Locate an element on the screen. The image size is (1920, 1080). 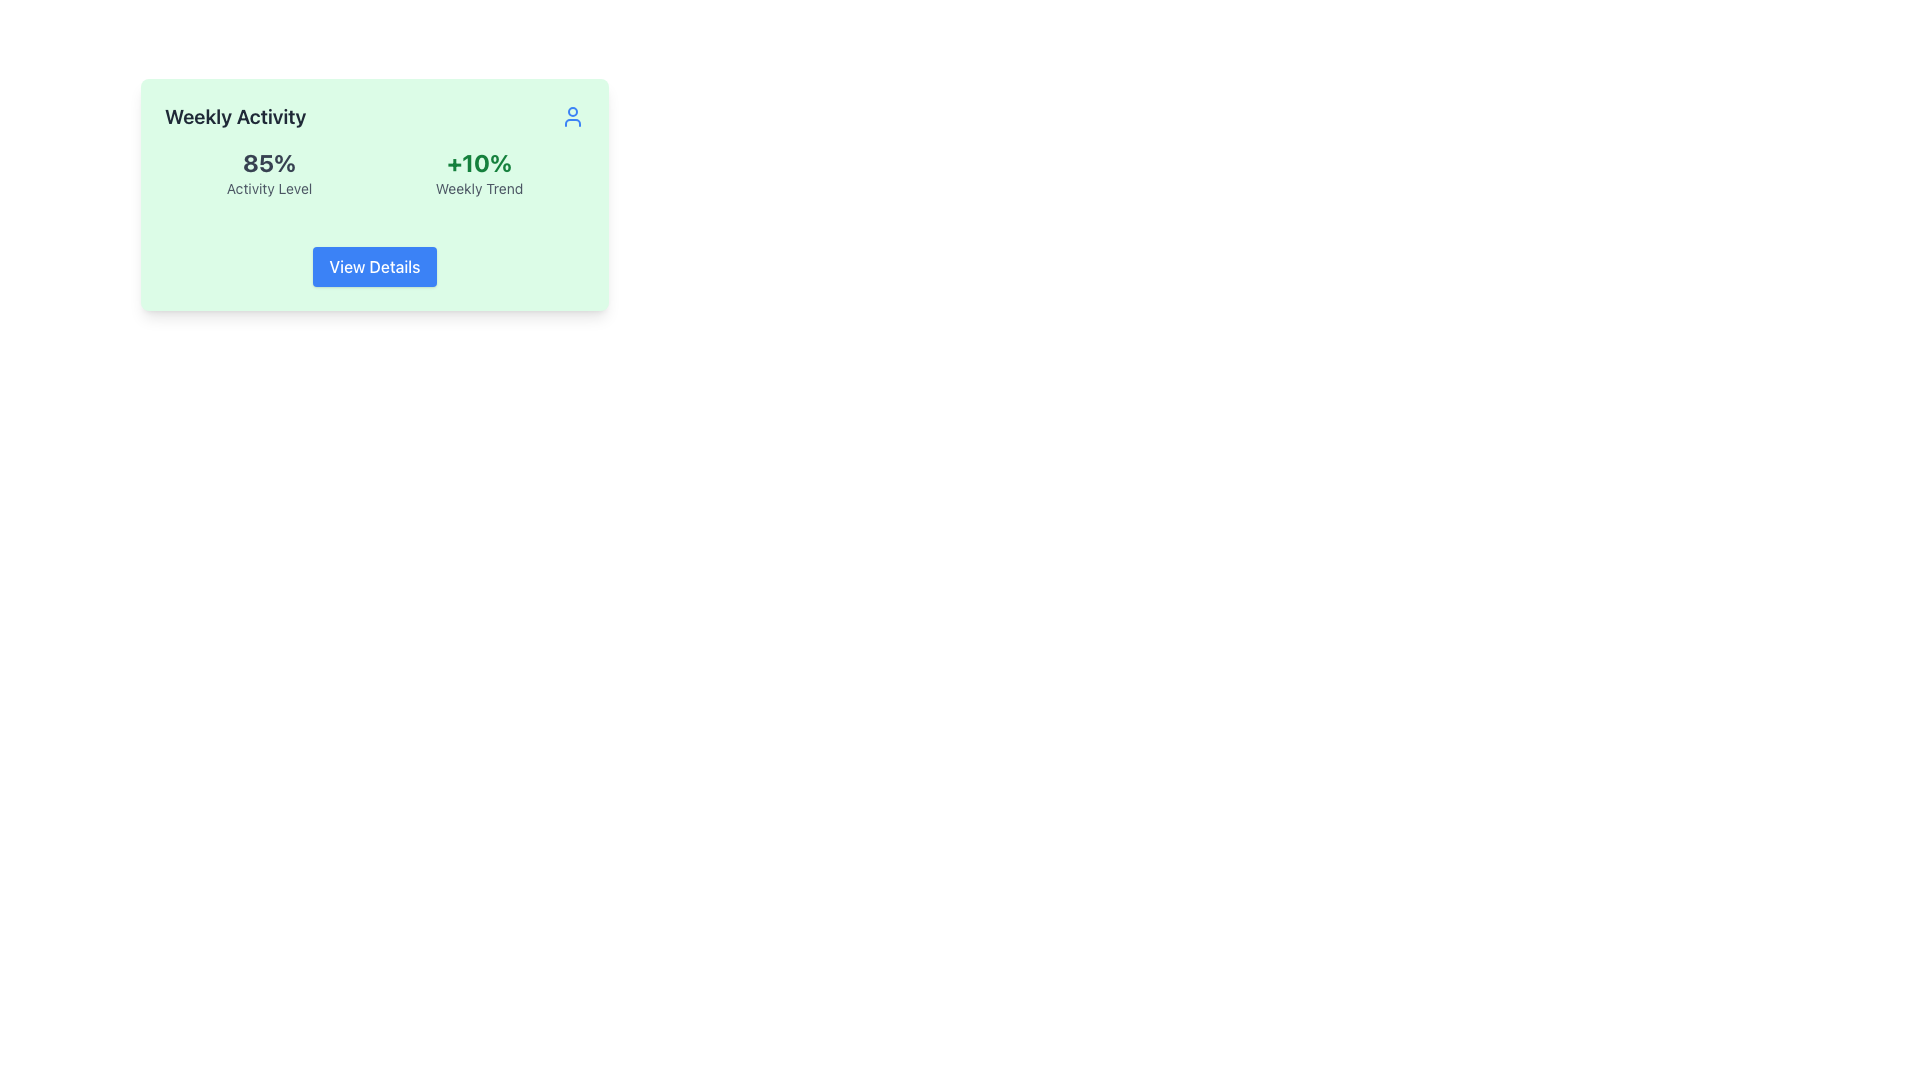
the blue button with white bold text that reads 'View Details' located at the bottom center of the green card displaying 'Weekly Activity' is located at coordinates (374, 265).